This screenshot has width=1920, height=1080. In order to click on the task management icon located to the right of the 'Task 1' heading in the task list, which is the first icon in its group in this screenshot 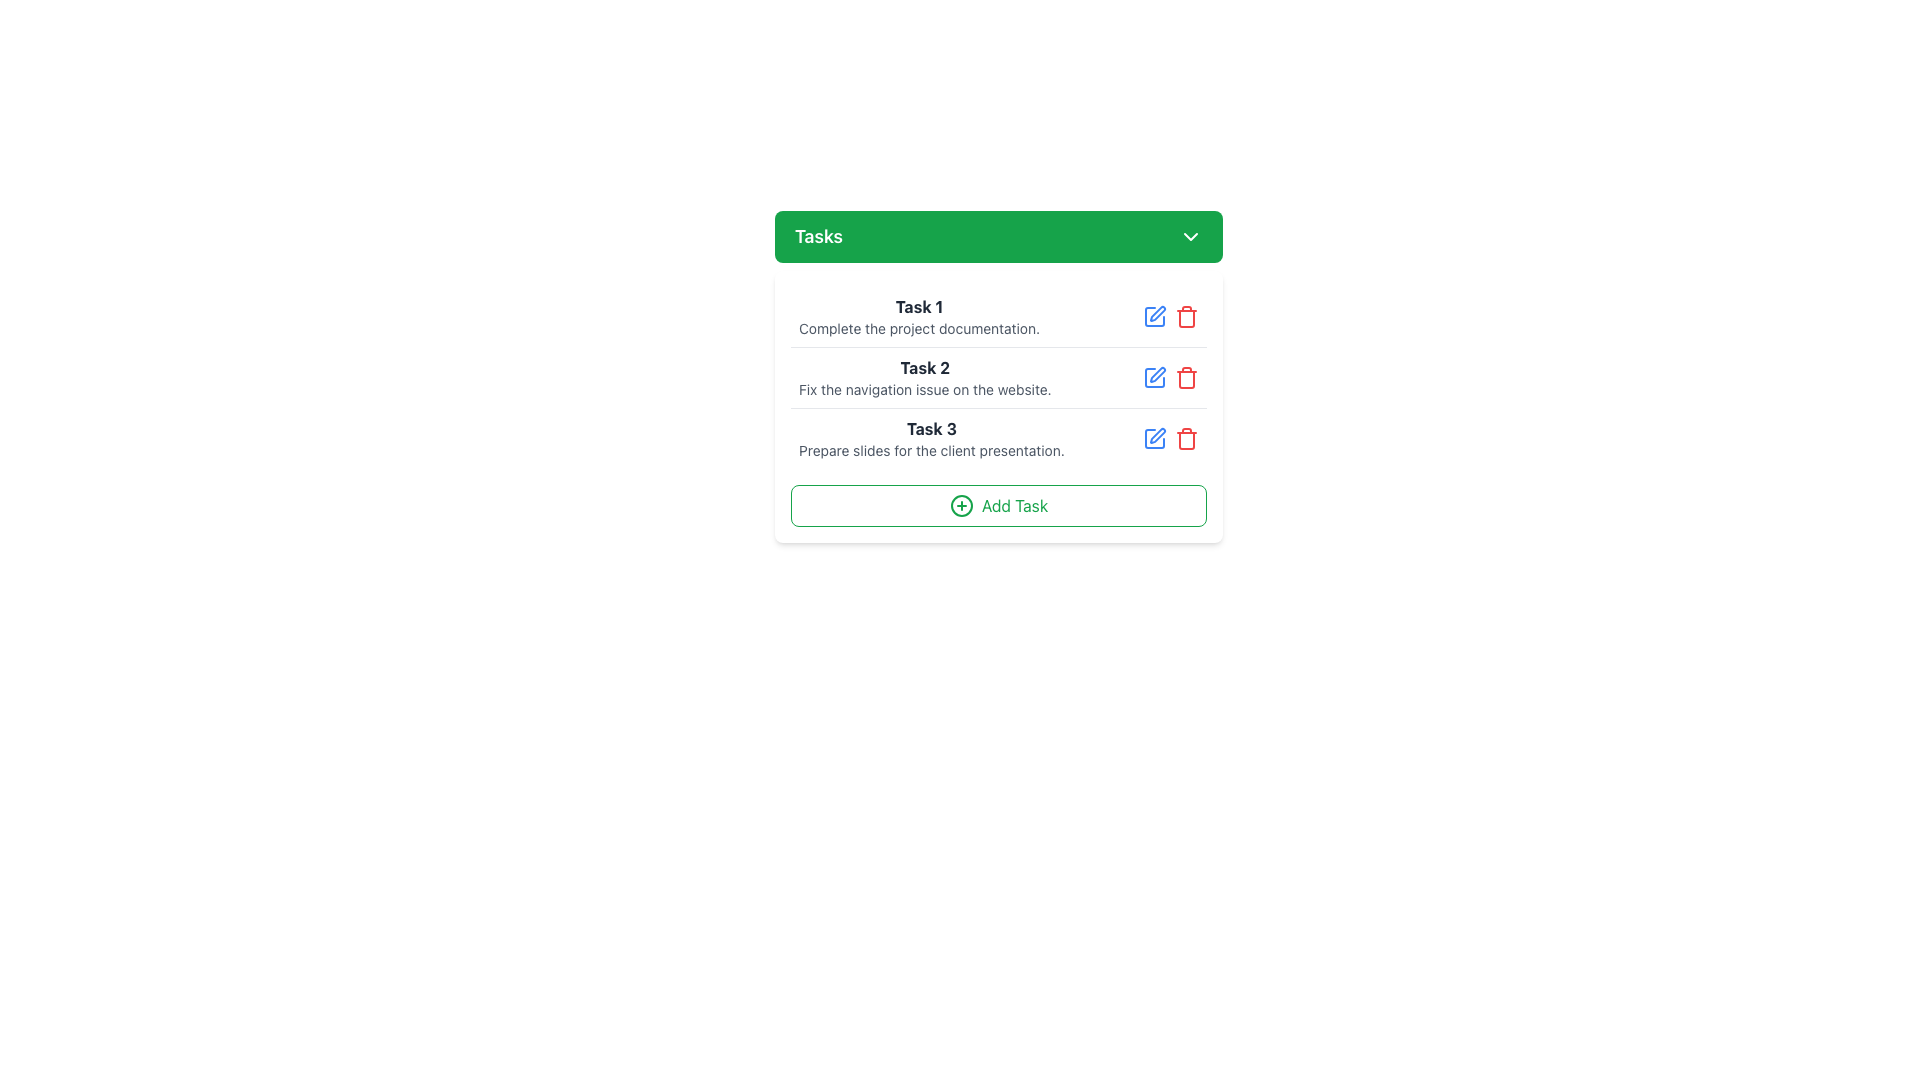, I will do `click(1155, 315)`.